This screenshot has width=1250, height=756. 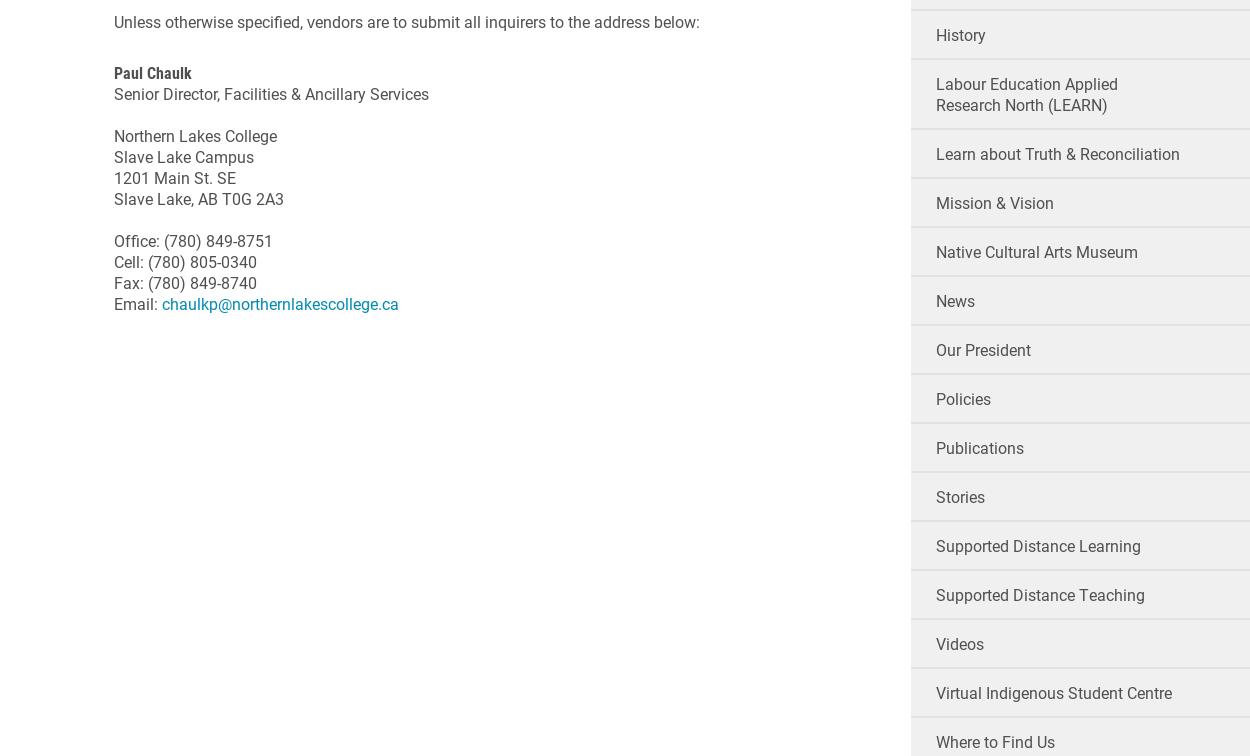 I want to click on 'Mission & Vision', so click(x=993, y=202).